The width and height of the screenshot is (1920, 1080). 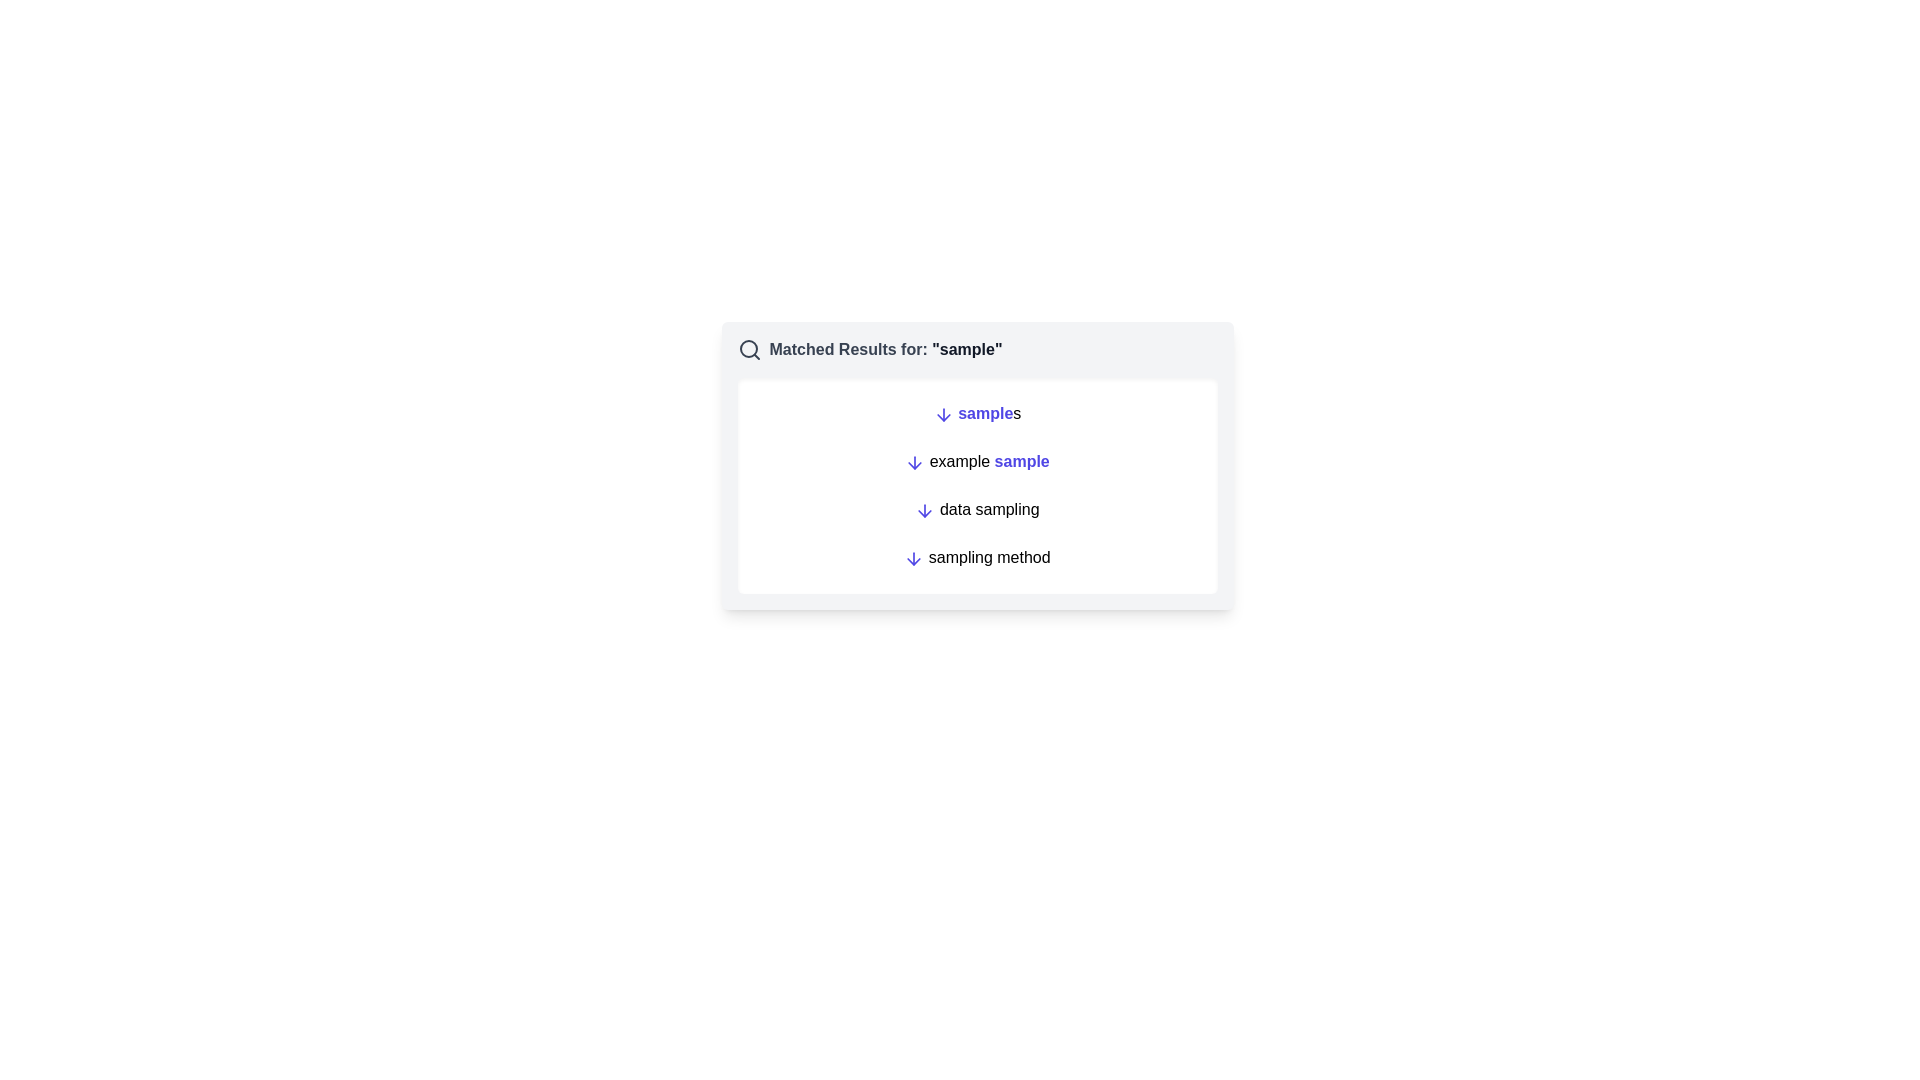 I want to click on the compact downward arrow icon next to the 'data sampling' label, so click(x=924, y=509).